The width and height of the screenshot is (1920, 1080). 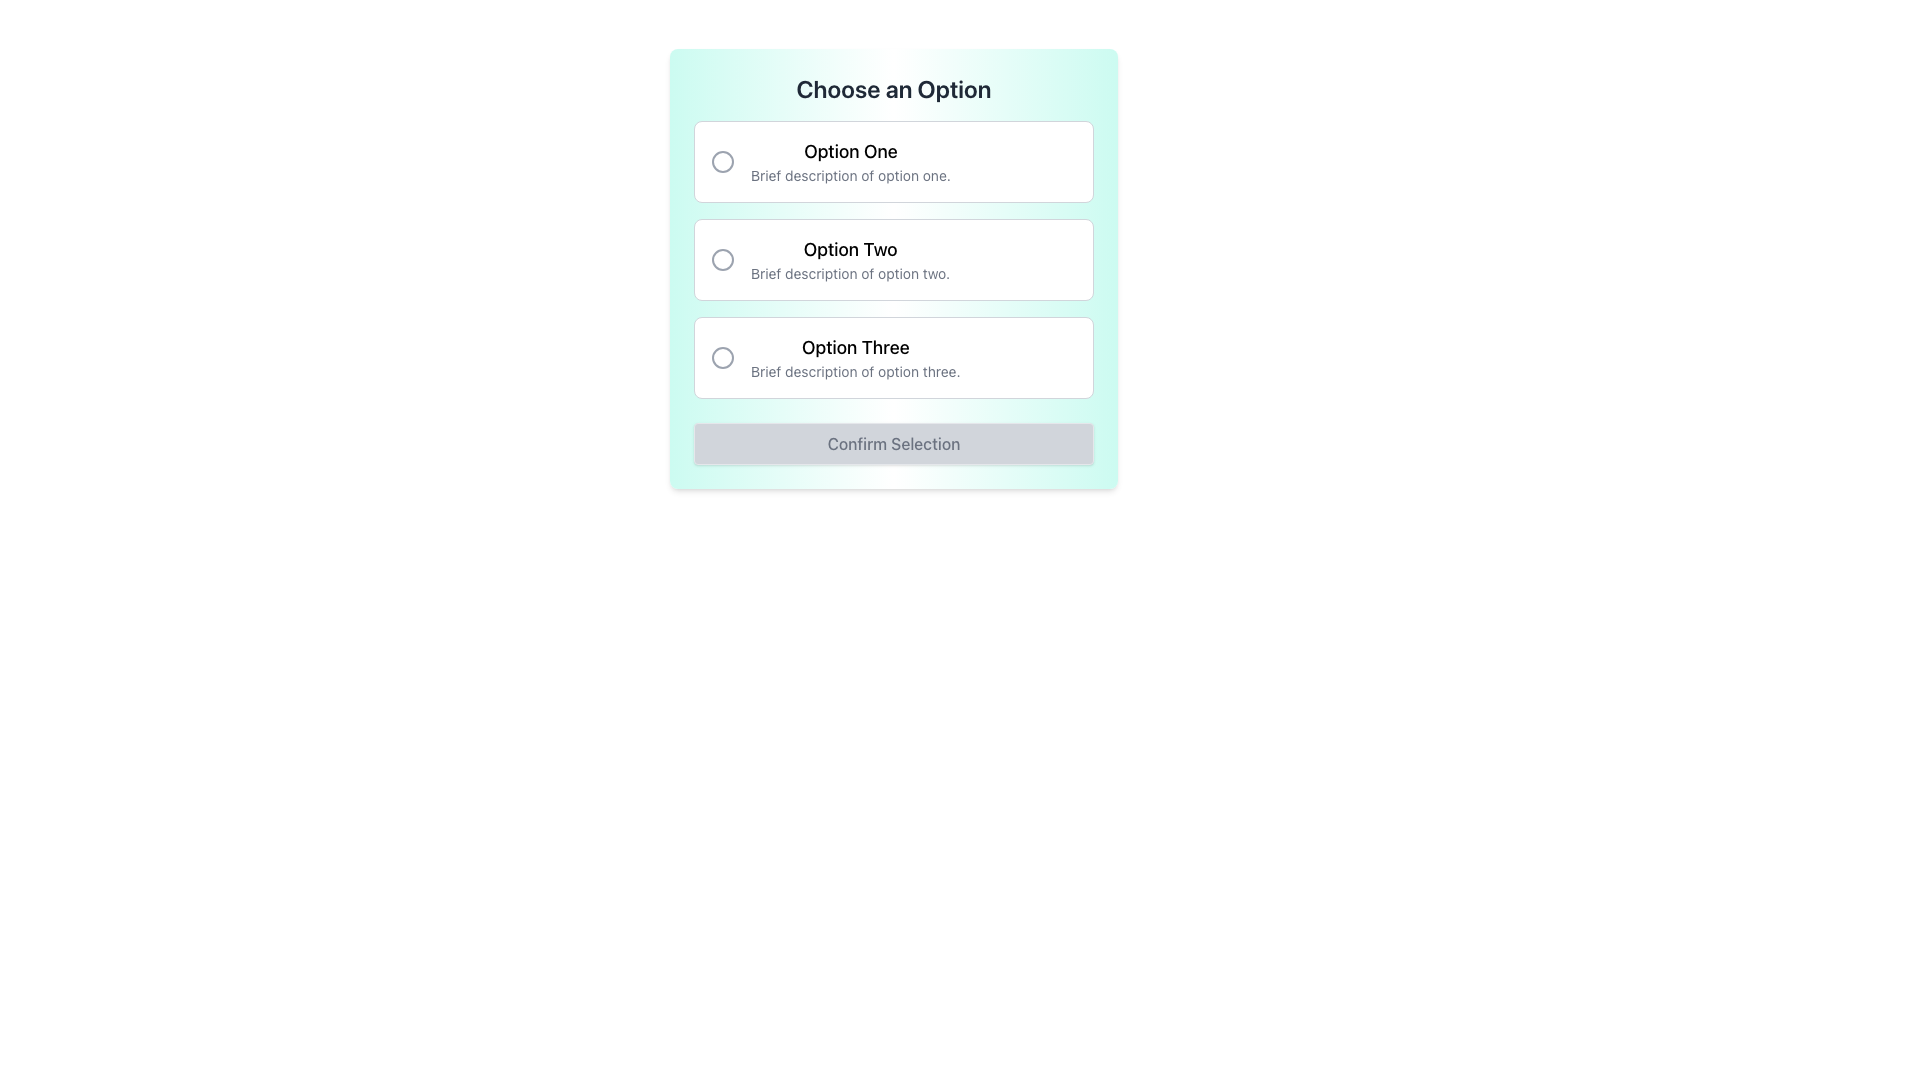 What do you see at coordinates (850, 150) in the screenshot?
I see `the text label for the first selectable option in the dialogue box, which is positioned above the text 'Brief description of option one.'` at bounding box center [850, 150].